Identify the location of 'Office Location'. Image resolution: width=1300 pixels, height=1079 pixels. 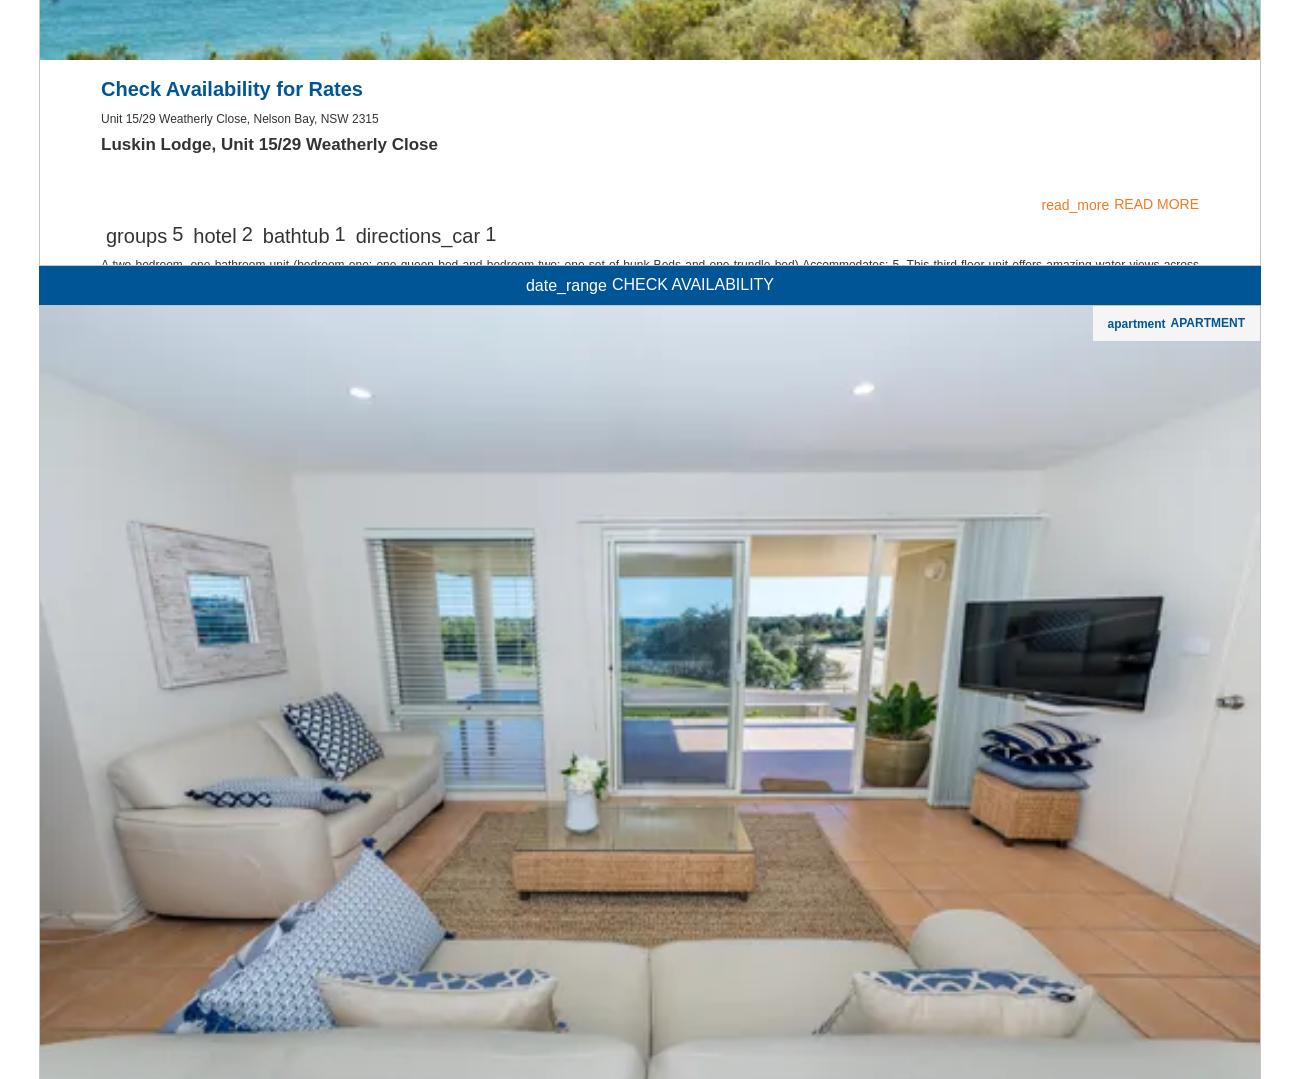
(82, 219).